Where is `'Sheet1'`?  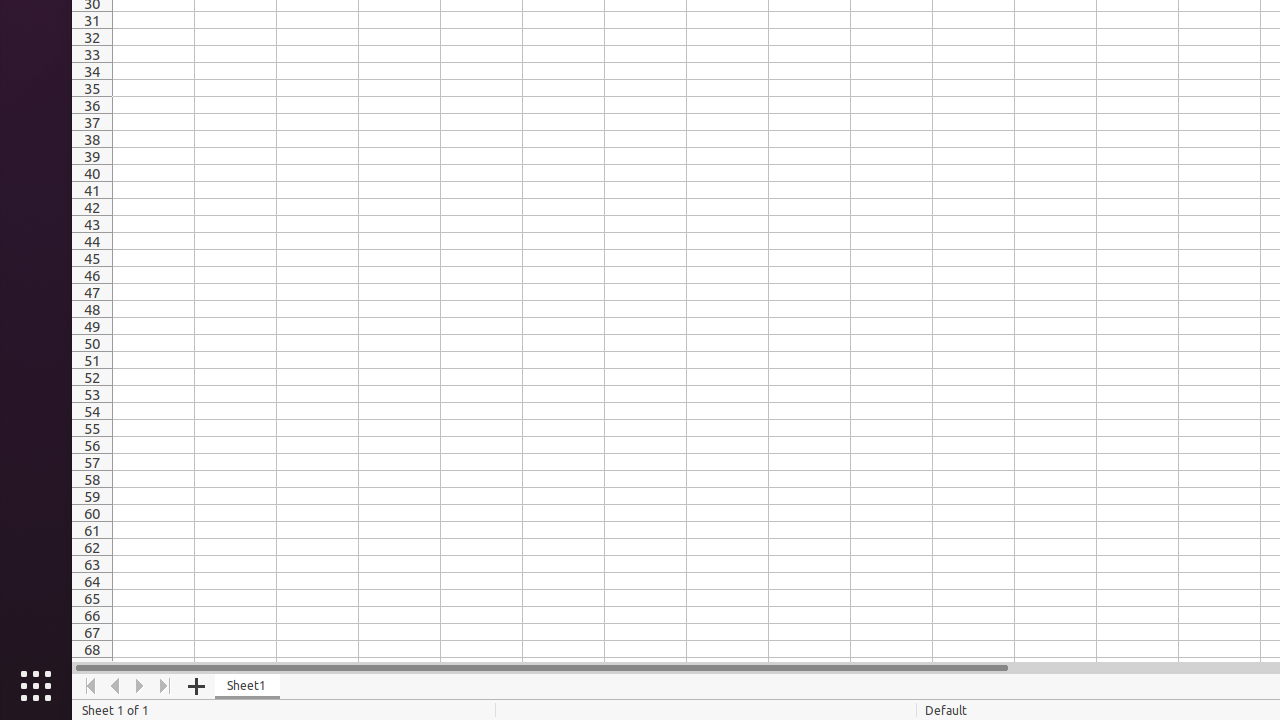
'Sheet1' is located at coordinates (246, 685).